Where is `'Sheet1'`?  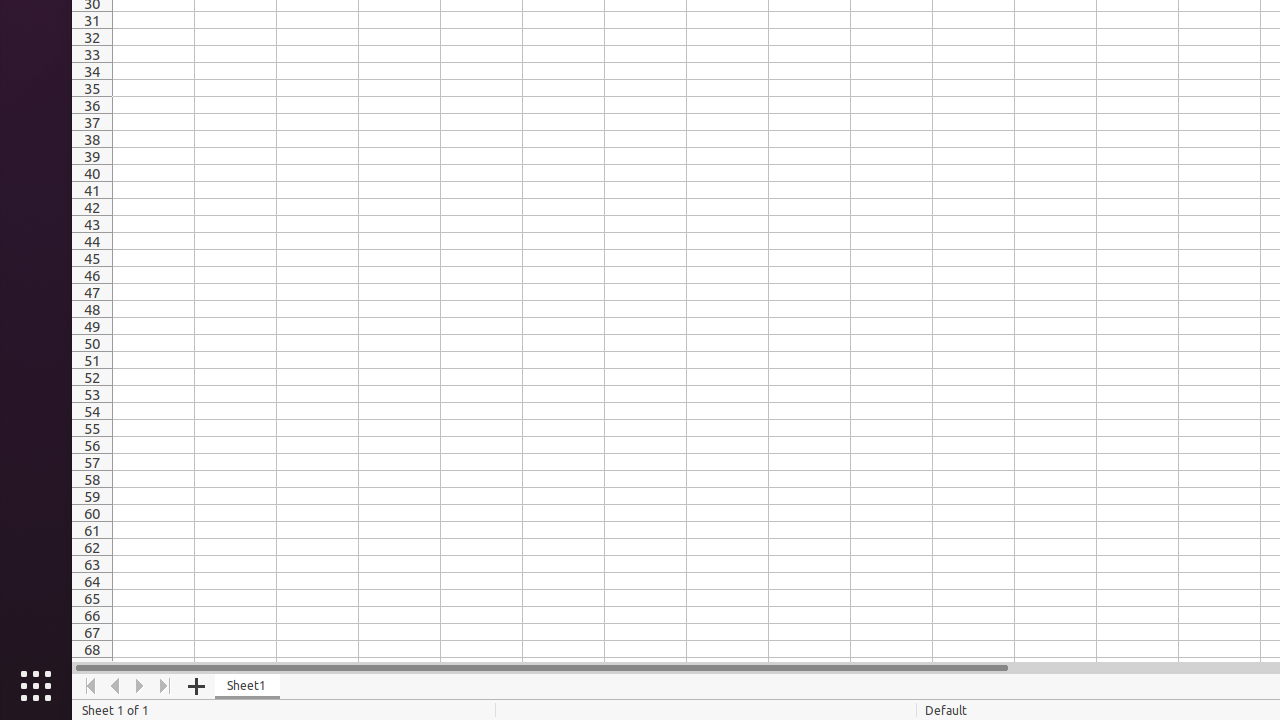
'Sheet1' is located at coordinates (246, 685).